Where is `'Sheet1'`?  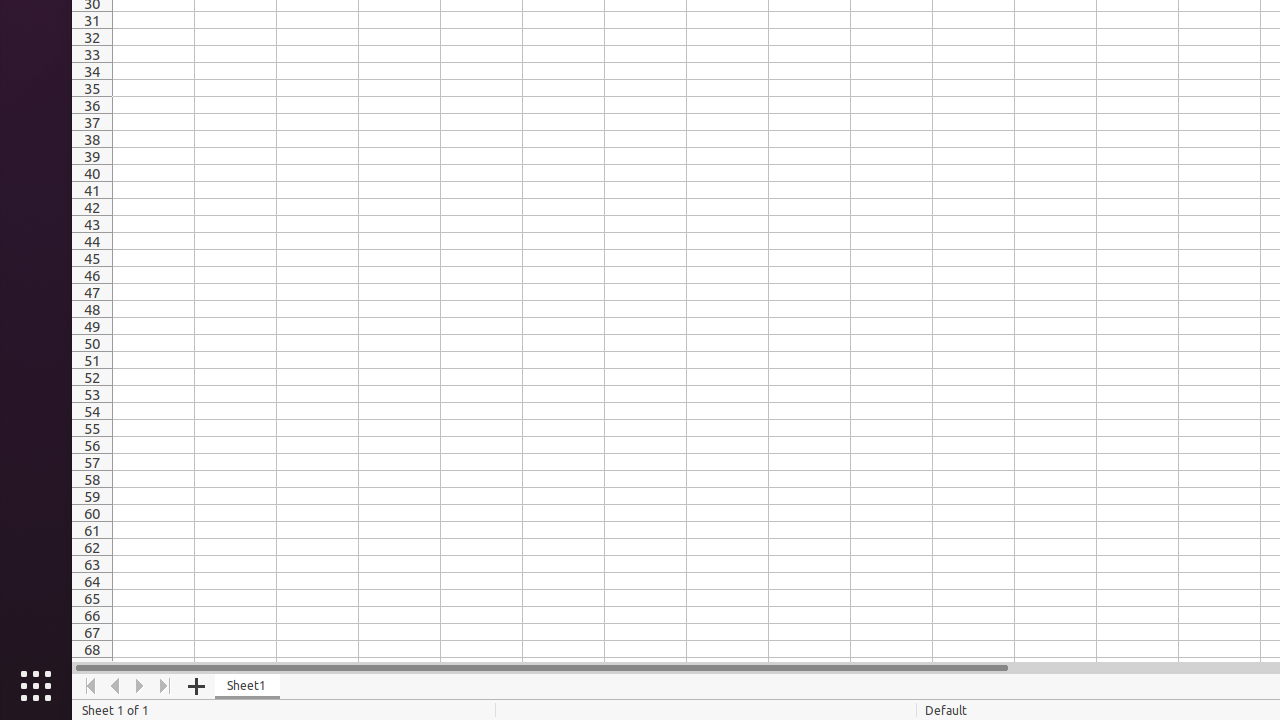
'Sheet1' is located at coordinates (246, 685).